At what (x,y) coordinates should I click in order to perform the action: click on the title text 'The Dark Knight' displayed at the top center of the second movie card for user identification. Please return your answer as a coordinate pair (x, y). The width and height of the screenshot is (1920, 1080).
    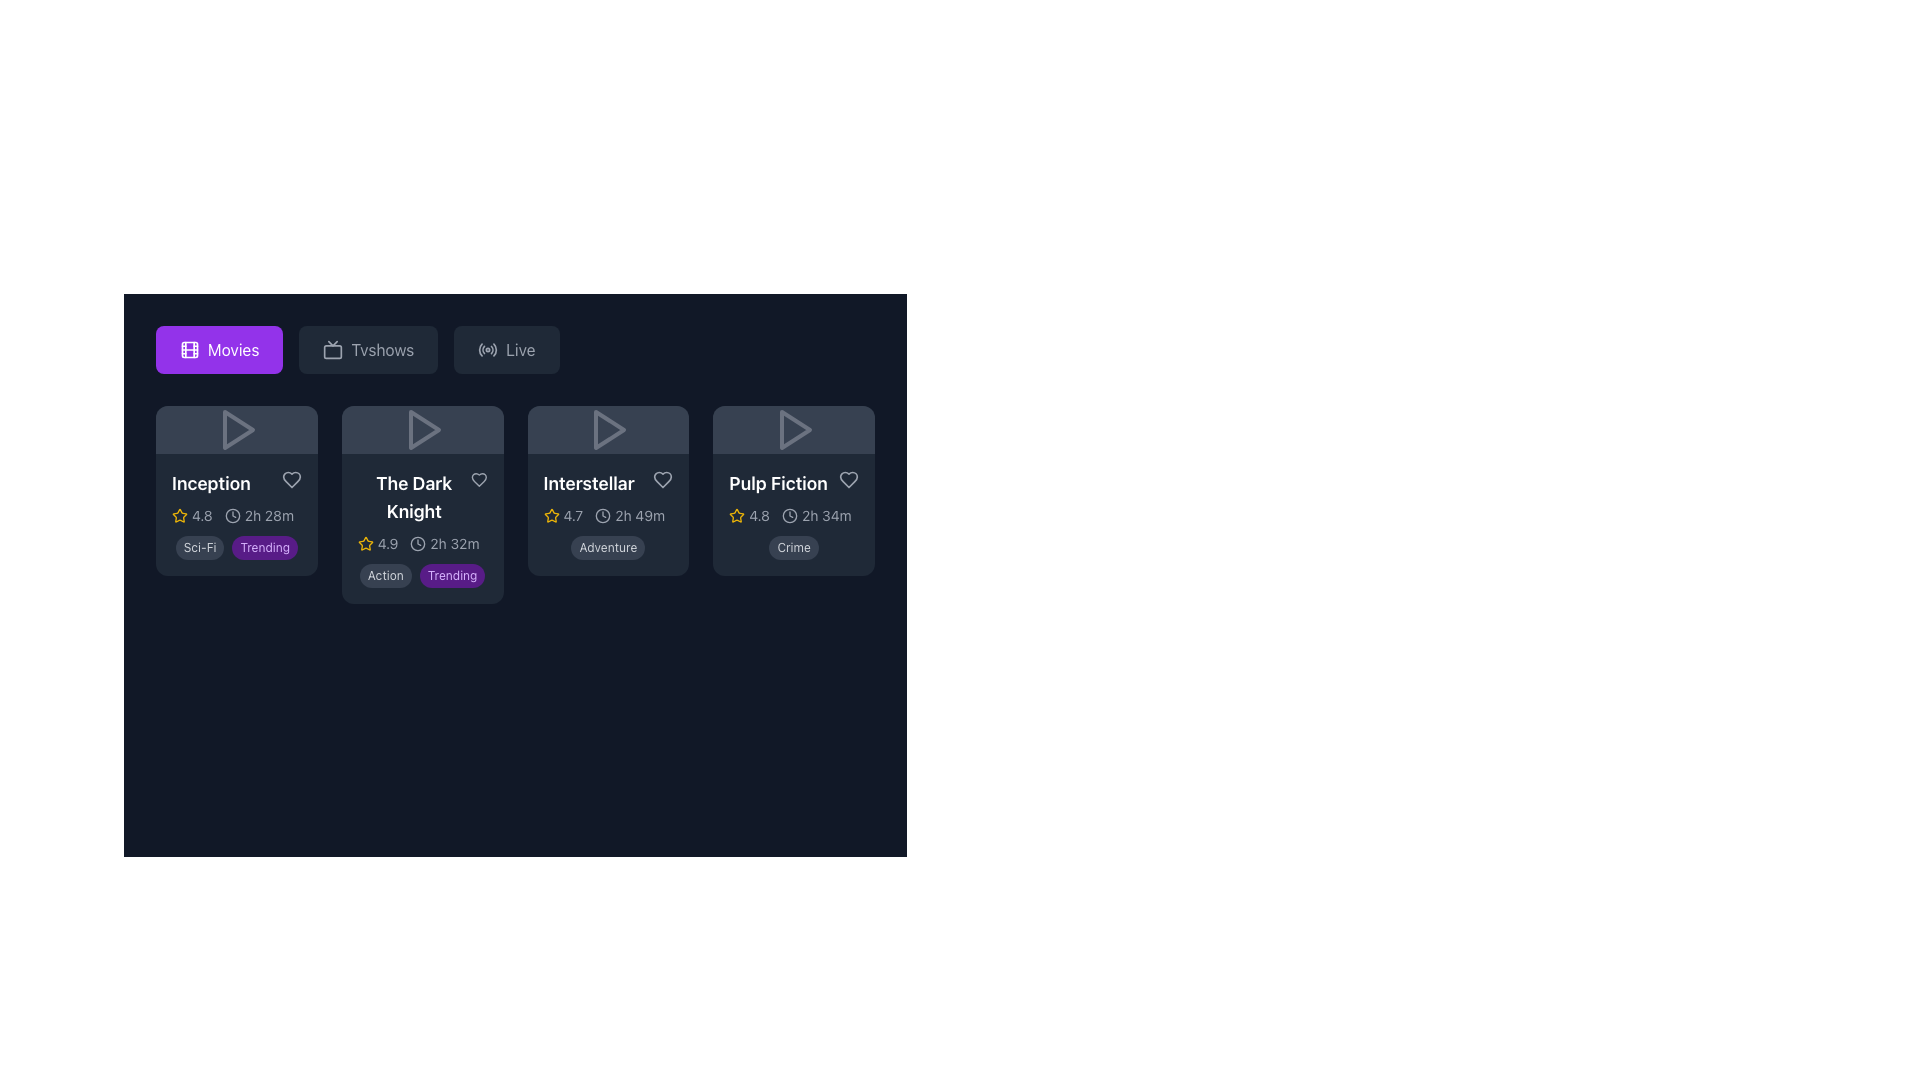
    Looking at the image, I should click on (421, 496).